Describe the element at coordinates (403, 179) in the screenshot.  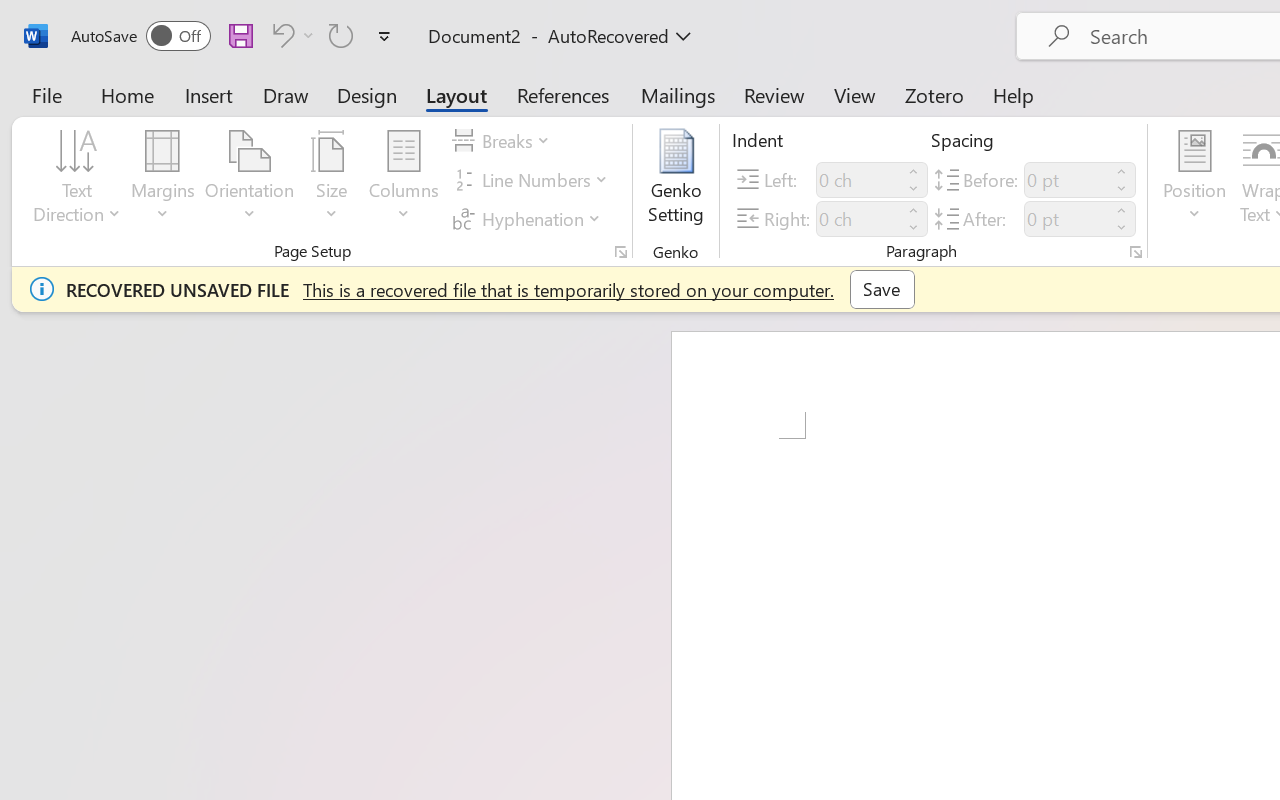
I see `'Columns'` at that location.